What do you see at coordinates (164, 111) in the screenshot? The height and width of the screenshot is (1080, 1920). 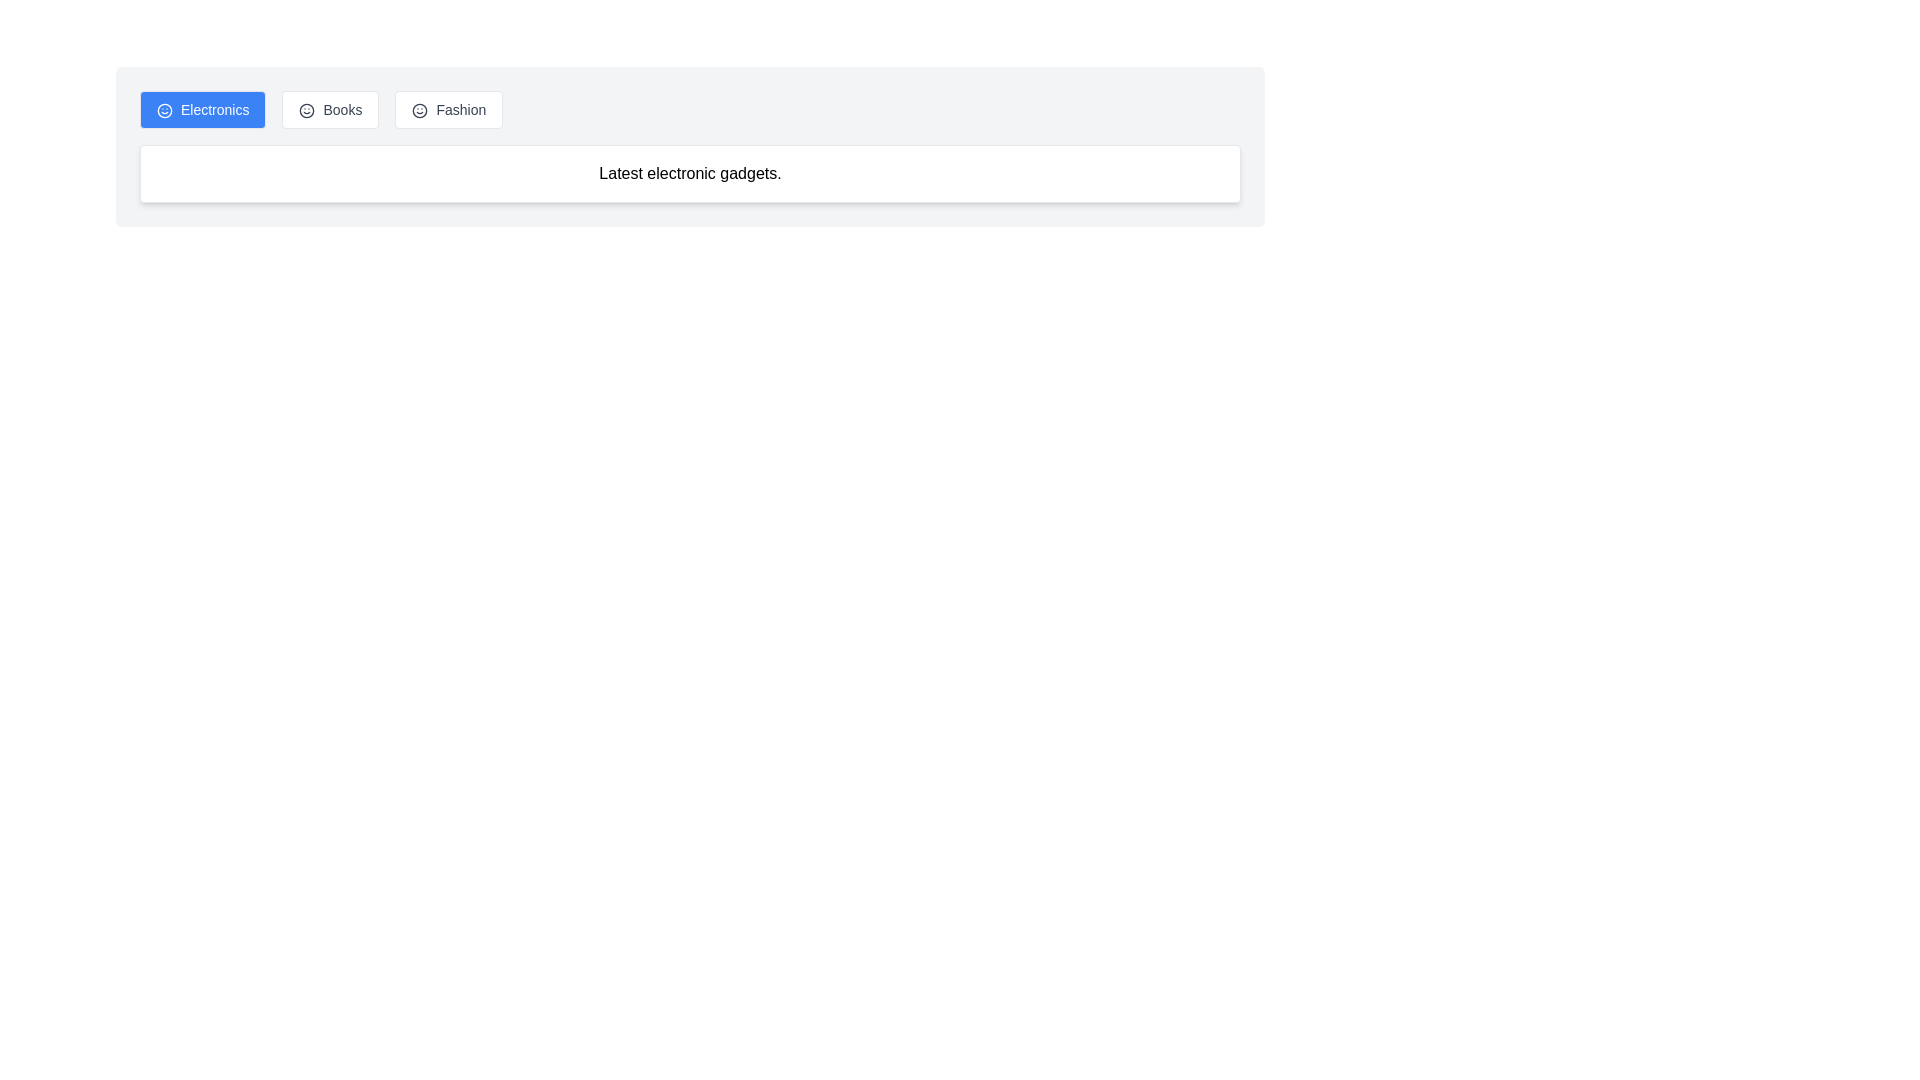 I see `the smiling face SVG icon located to the left of the 'Electronics' button in the header` at bounding box center [164, 111].